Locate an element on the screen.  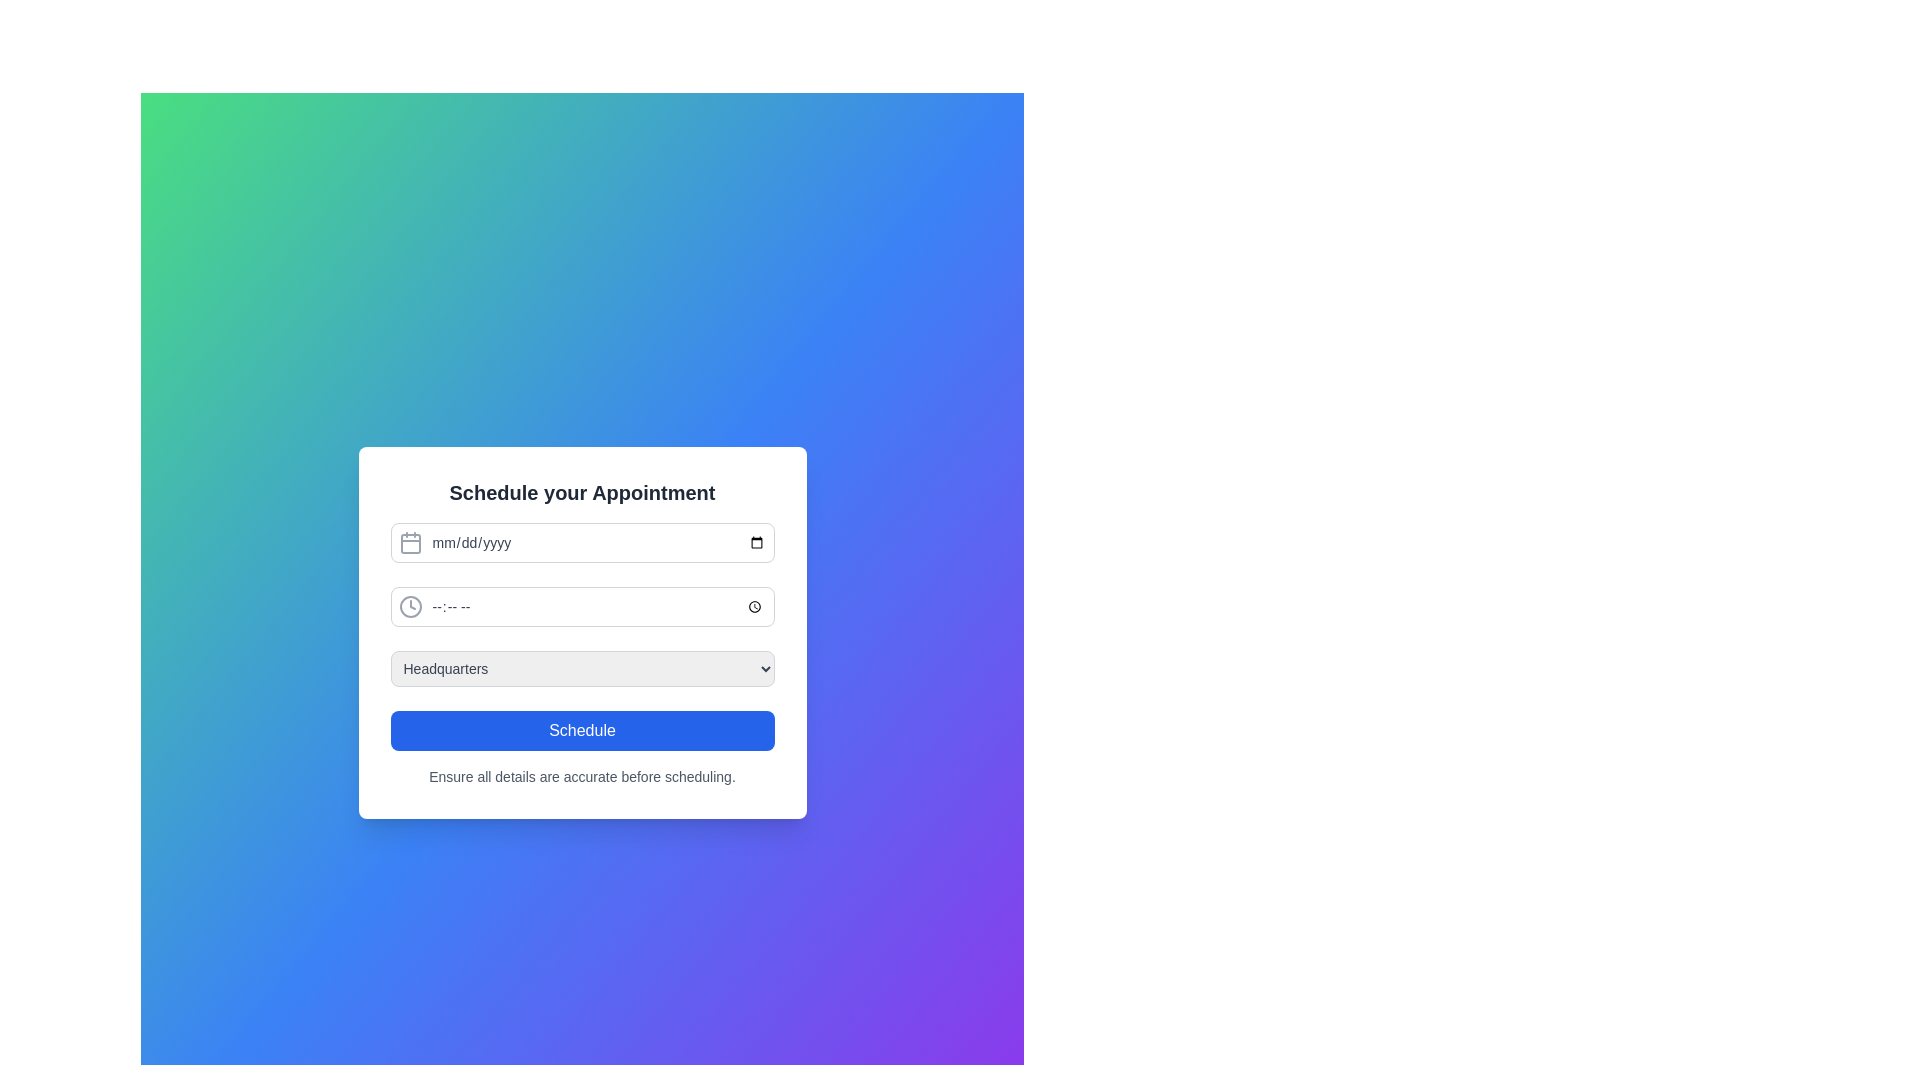
within the input fields of the form that allows users to schedule an appointment, which is visually represented by a white rounded rectangular element containing various input components and a blue 'Schedule' button is located at coordinates (581, 632).